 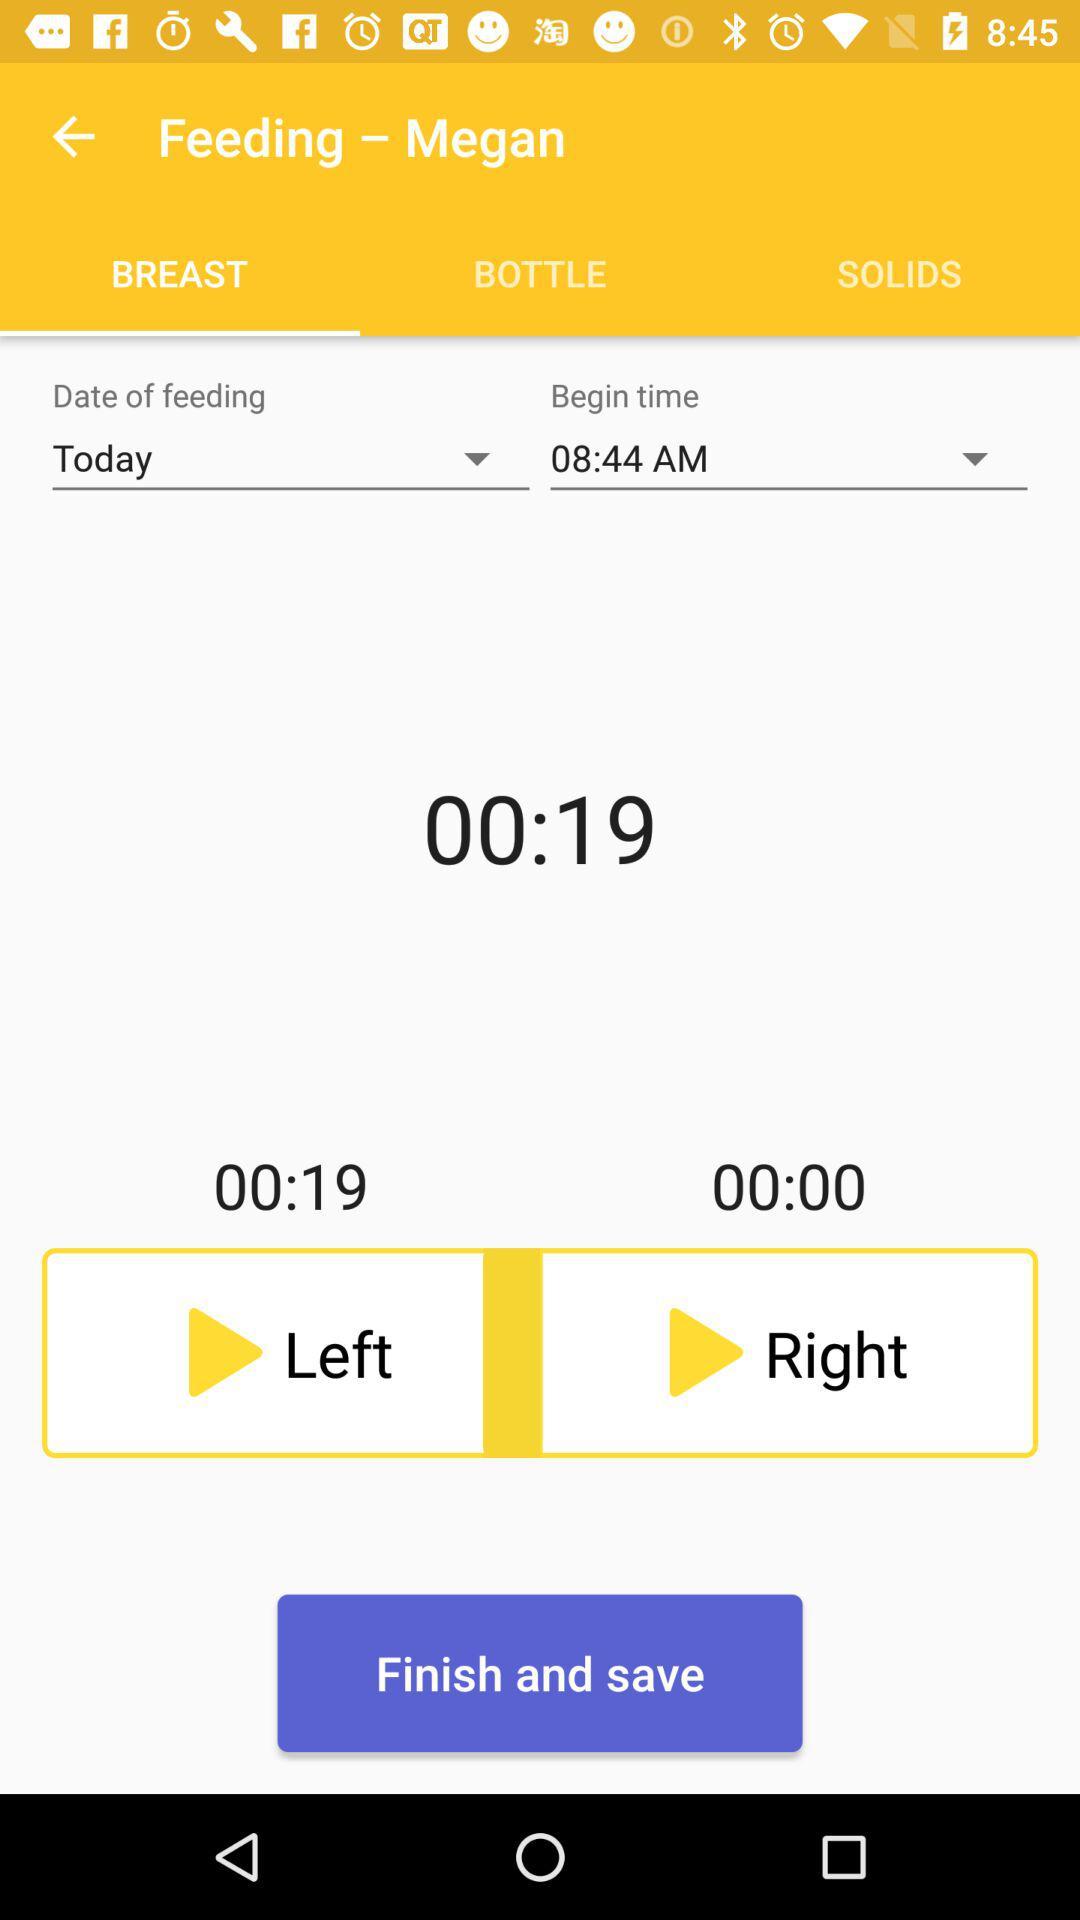 What do you see at coordinates (788, 457) in the screenshot?
I see `the icon to the right of the today icon` at bounding box center [788, 457].